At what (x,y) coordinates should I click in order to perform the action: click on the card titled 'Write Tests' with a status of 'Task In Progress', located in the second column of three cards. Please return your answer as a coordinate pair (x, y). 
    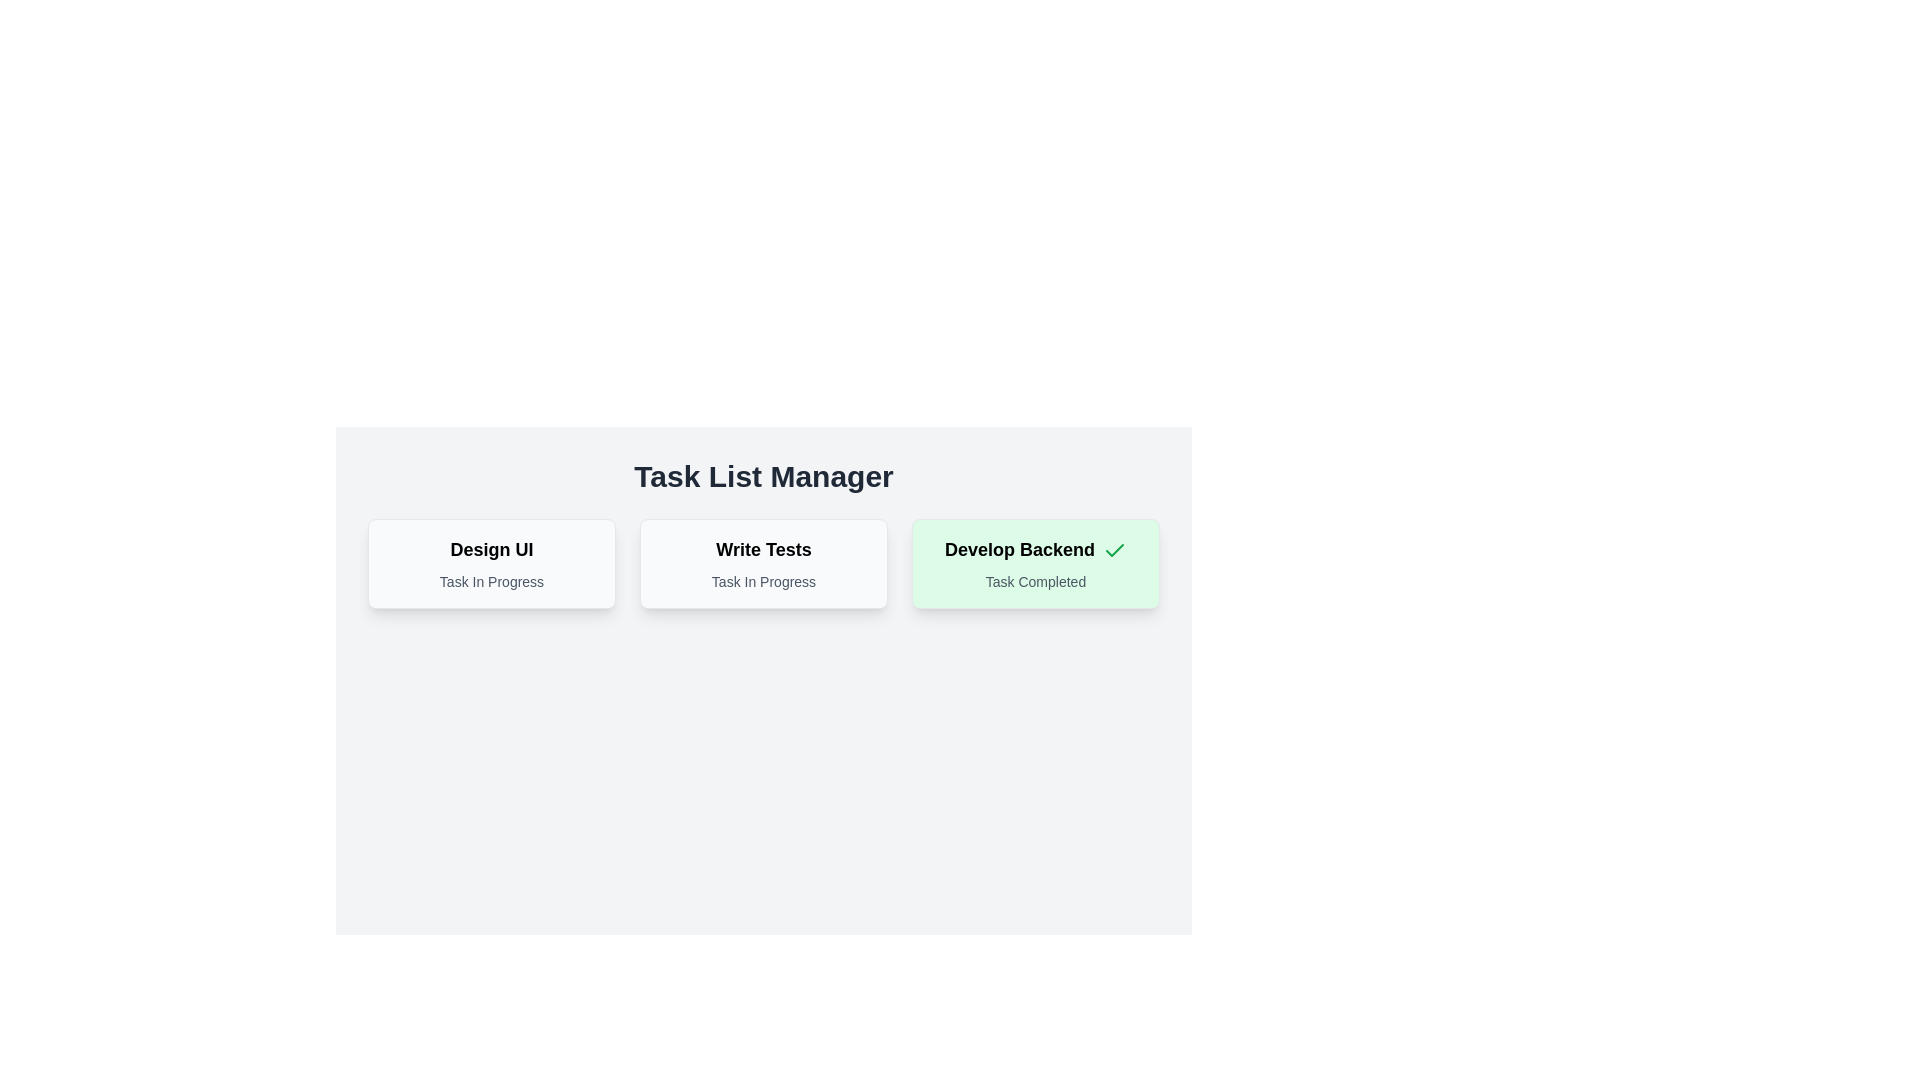
    Looking at the image, I should click on (762, 563).